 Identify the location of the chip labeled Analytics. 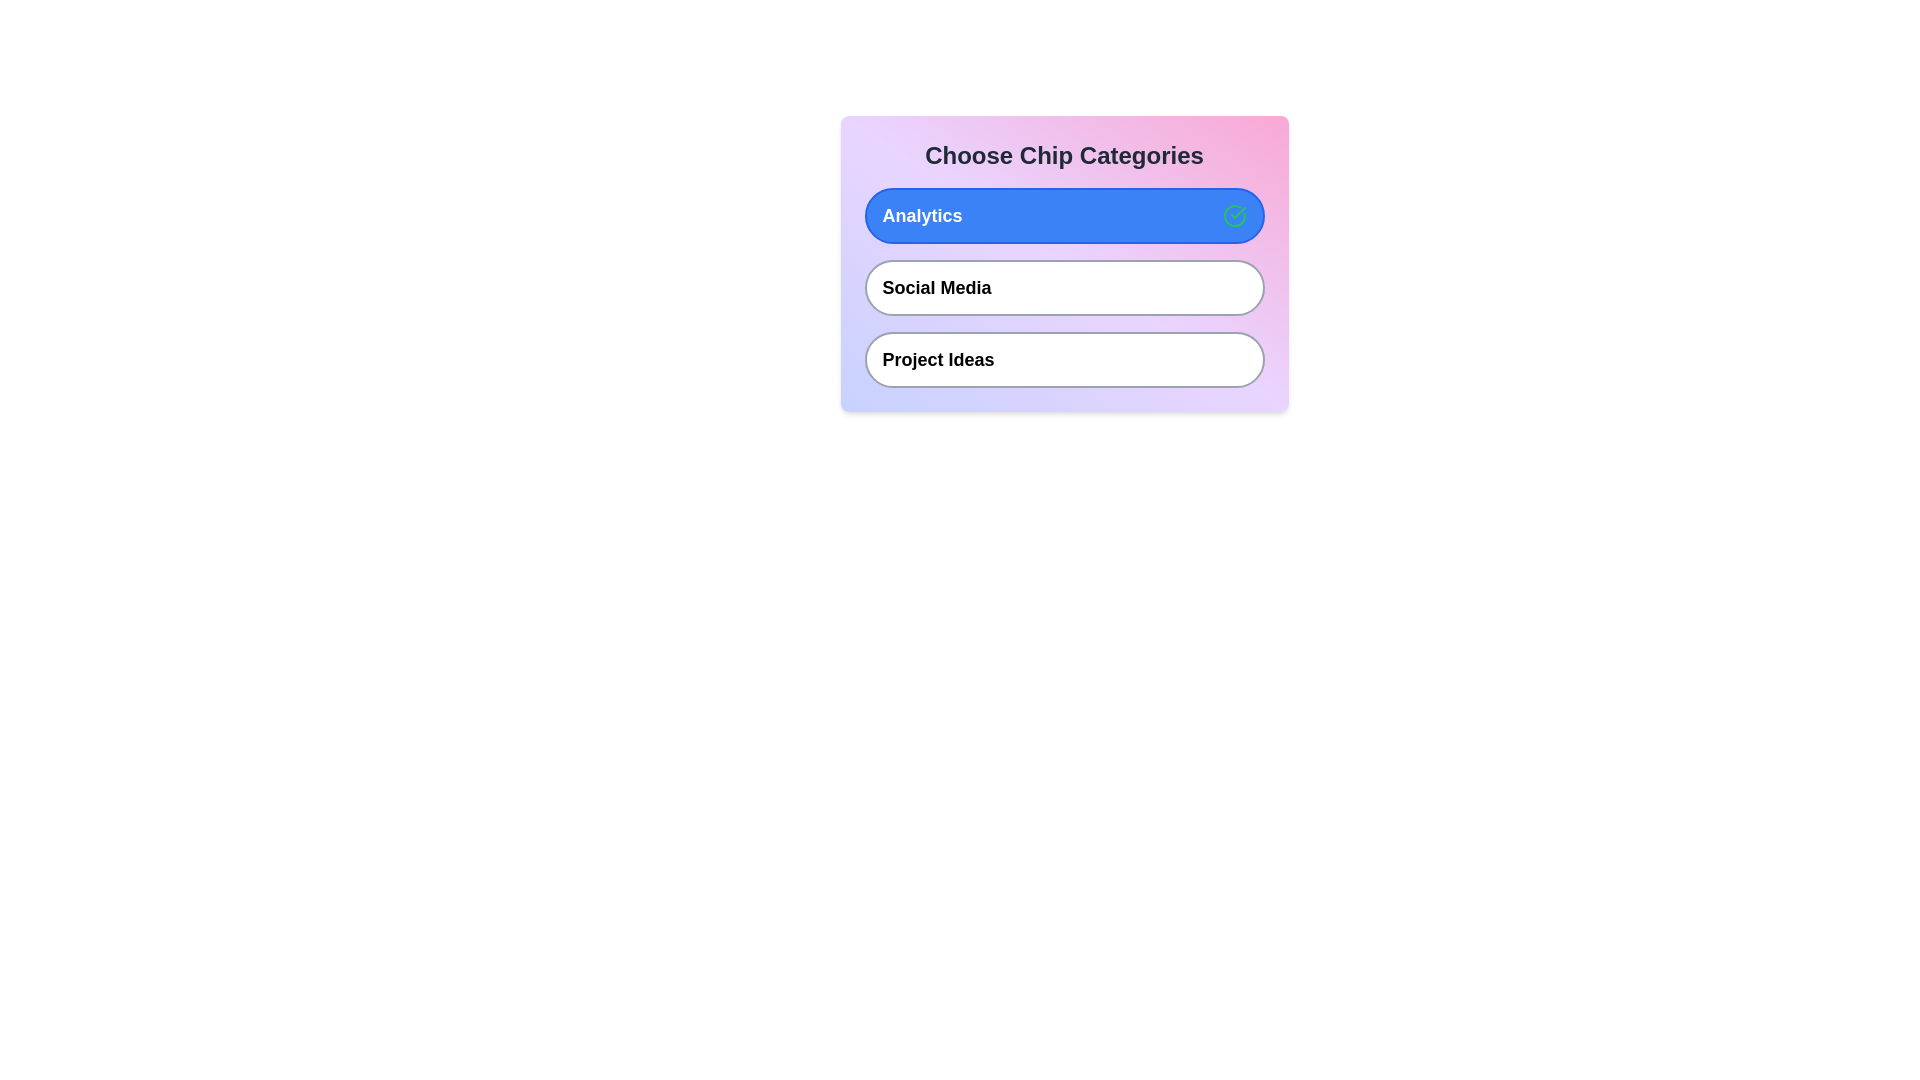
(1063, 216).